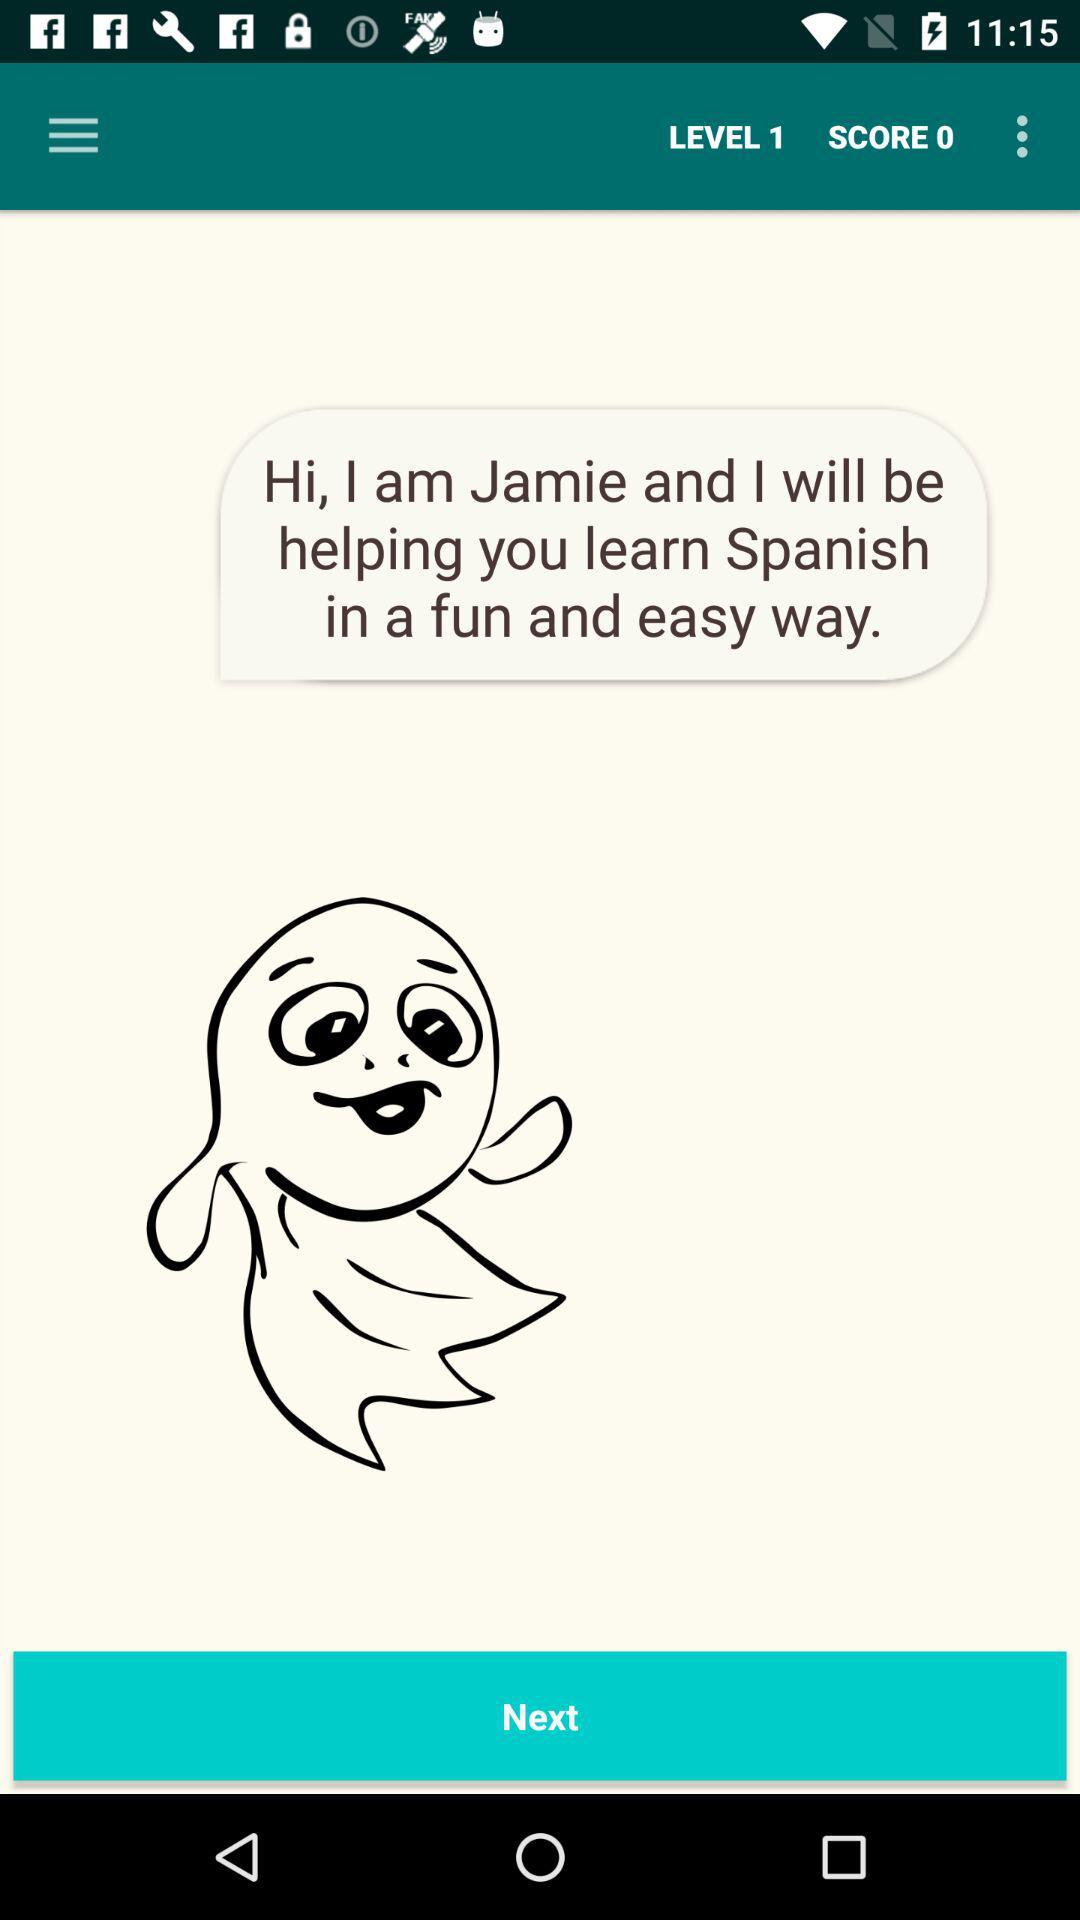 This screenshot has width=1080, height=1920. Describe the element at coordinates (1027, 135) in the screenshot. I see `the icon next to the score 0 icon` at that location.